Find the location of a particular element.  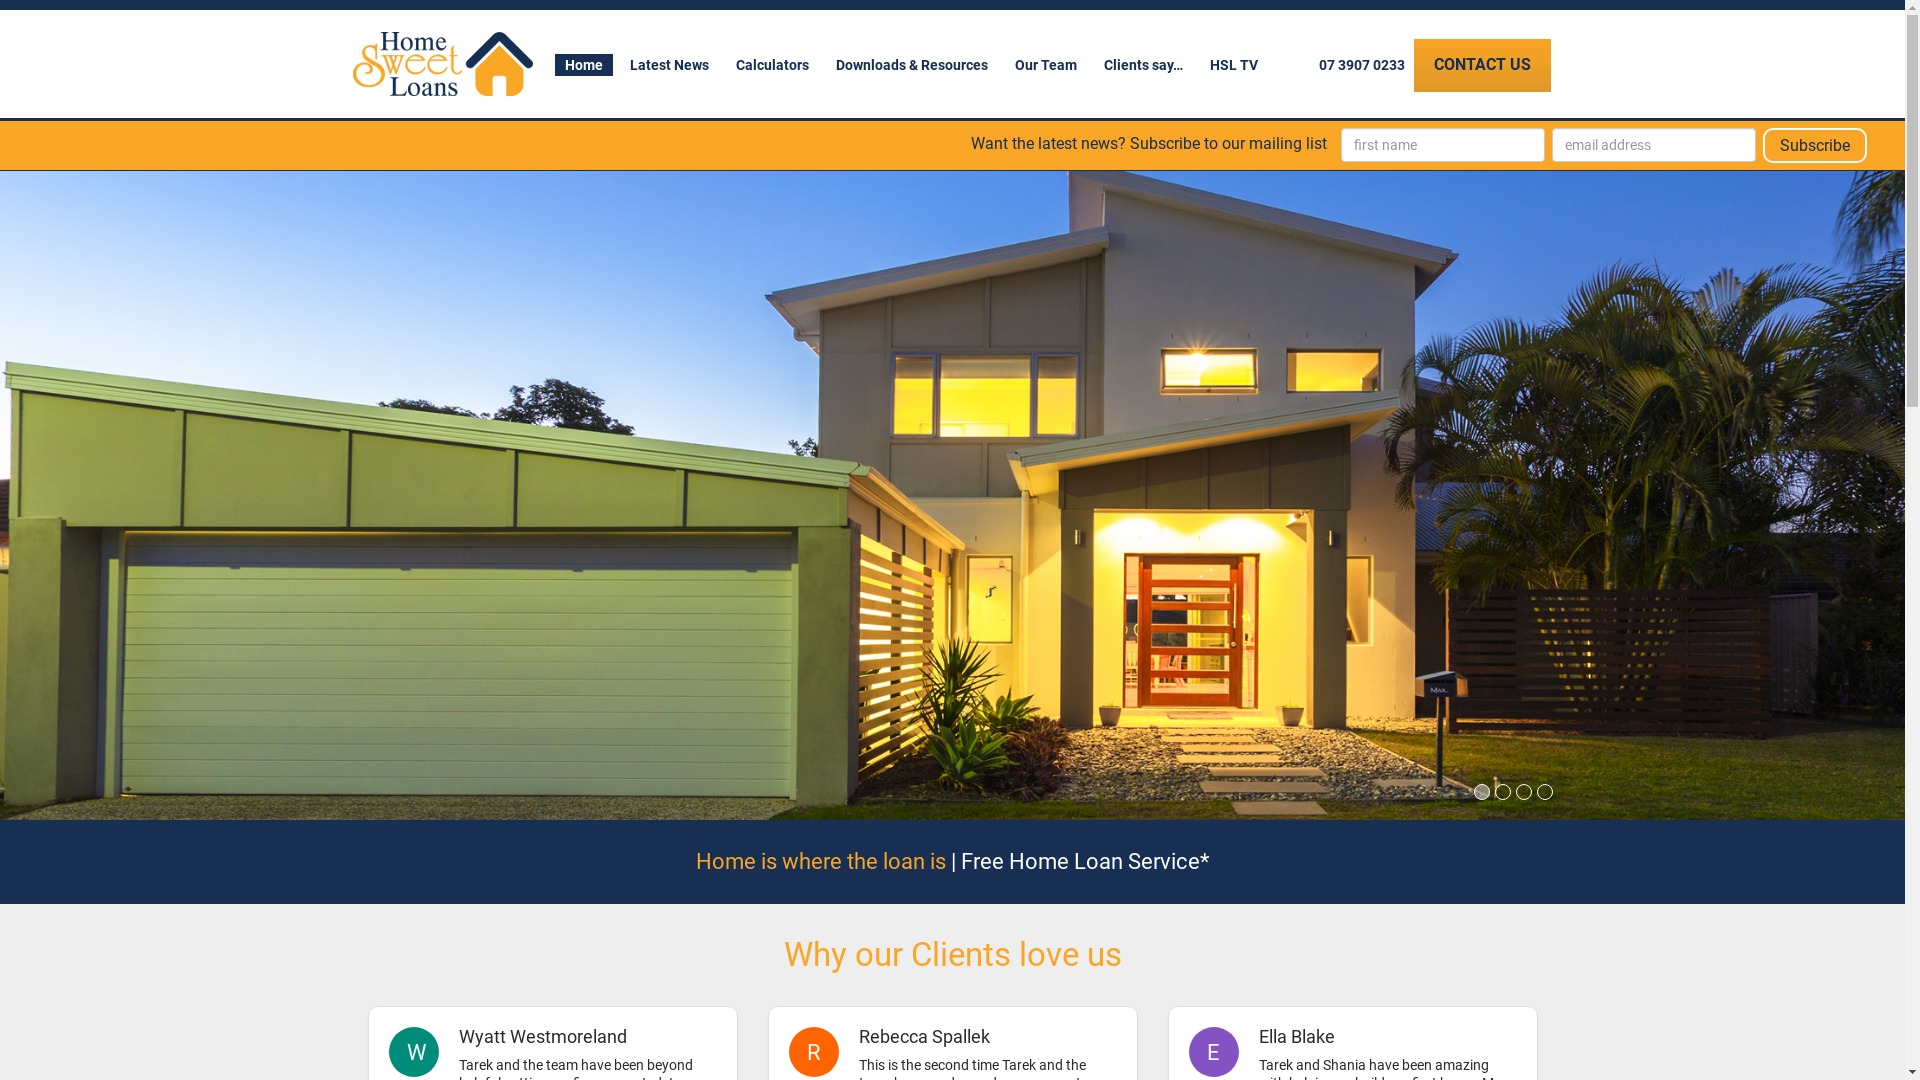

'Calculators' is located at coordinates (771, 64).